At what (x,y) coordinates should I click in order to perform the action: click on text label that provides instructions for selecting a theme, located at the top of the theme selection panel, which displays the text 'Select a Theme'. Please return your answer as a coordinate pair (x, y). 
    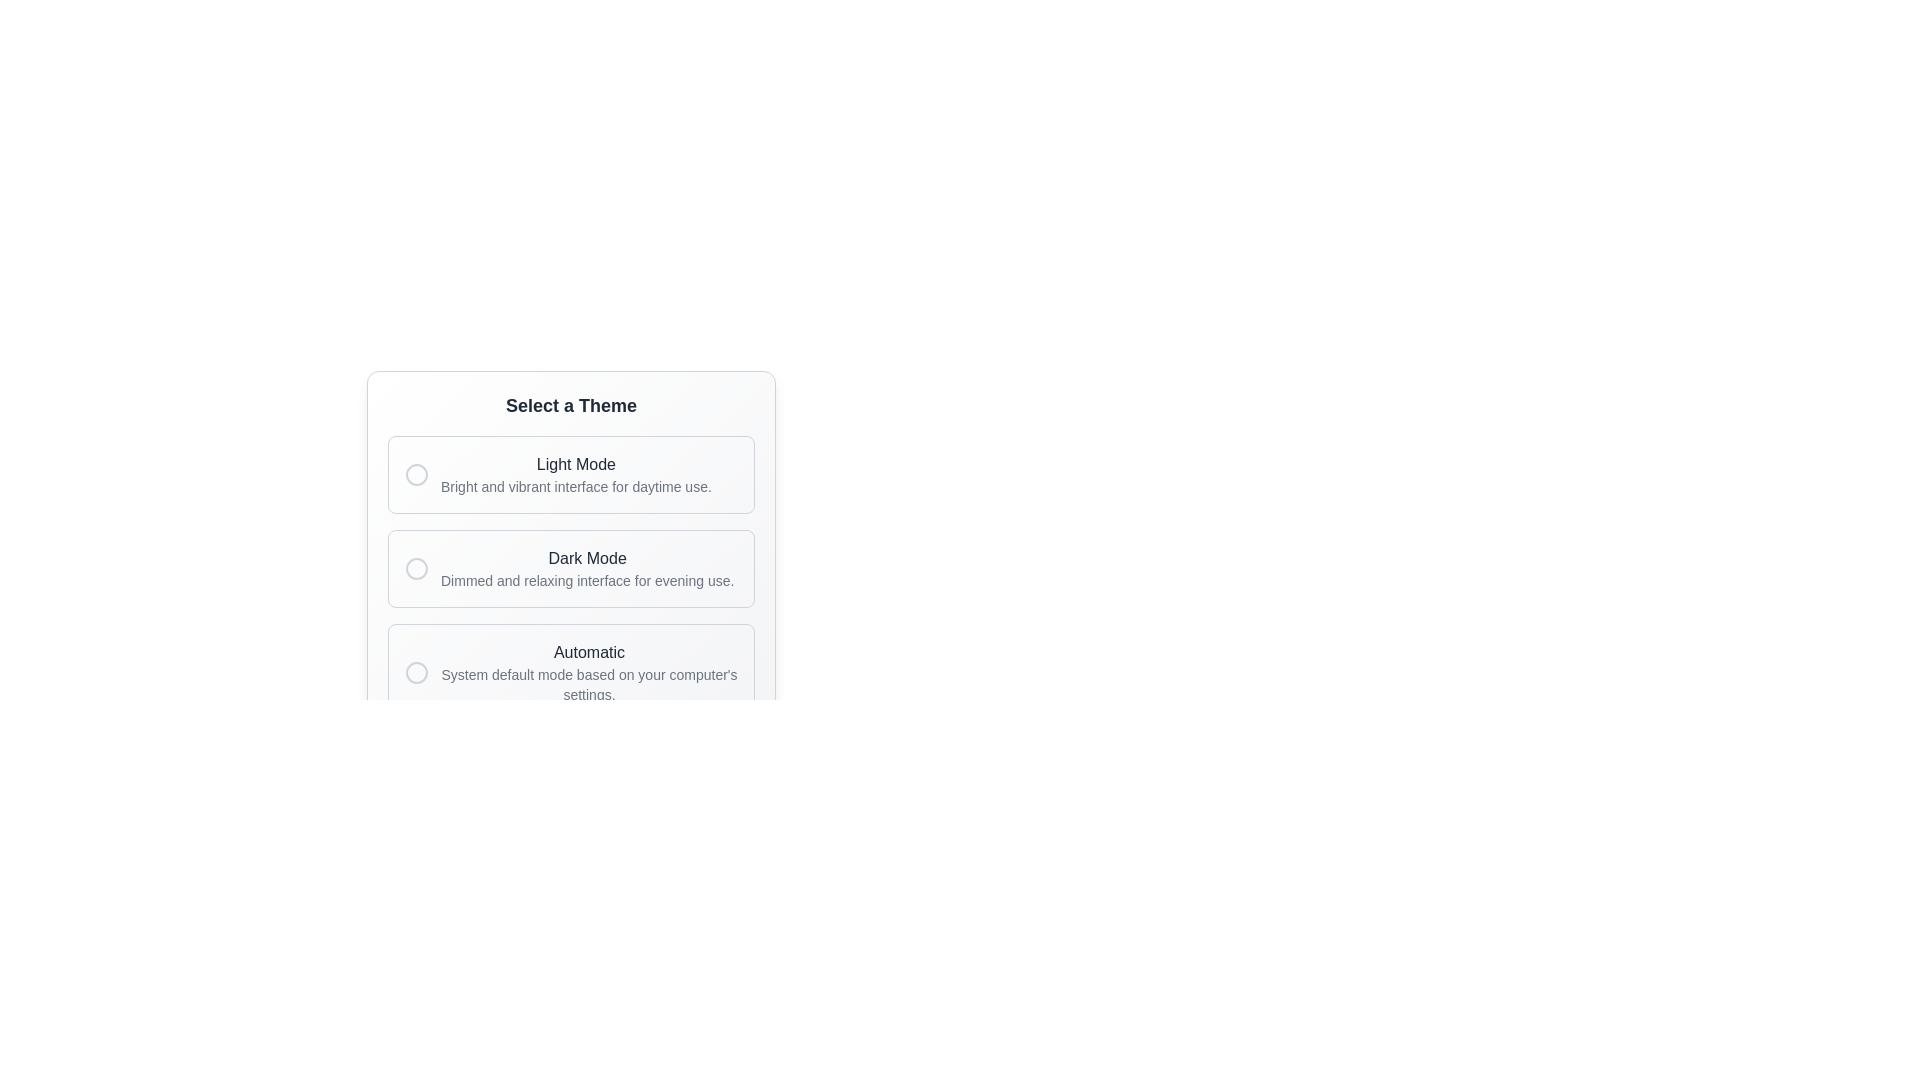
    Looking at the image, I should click on (570, 405).